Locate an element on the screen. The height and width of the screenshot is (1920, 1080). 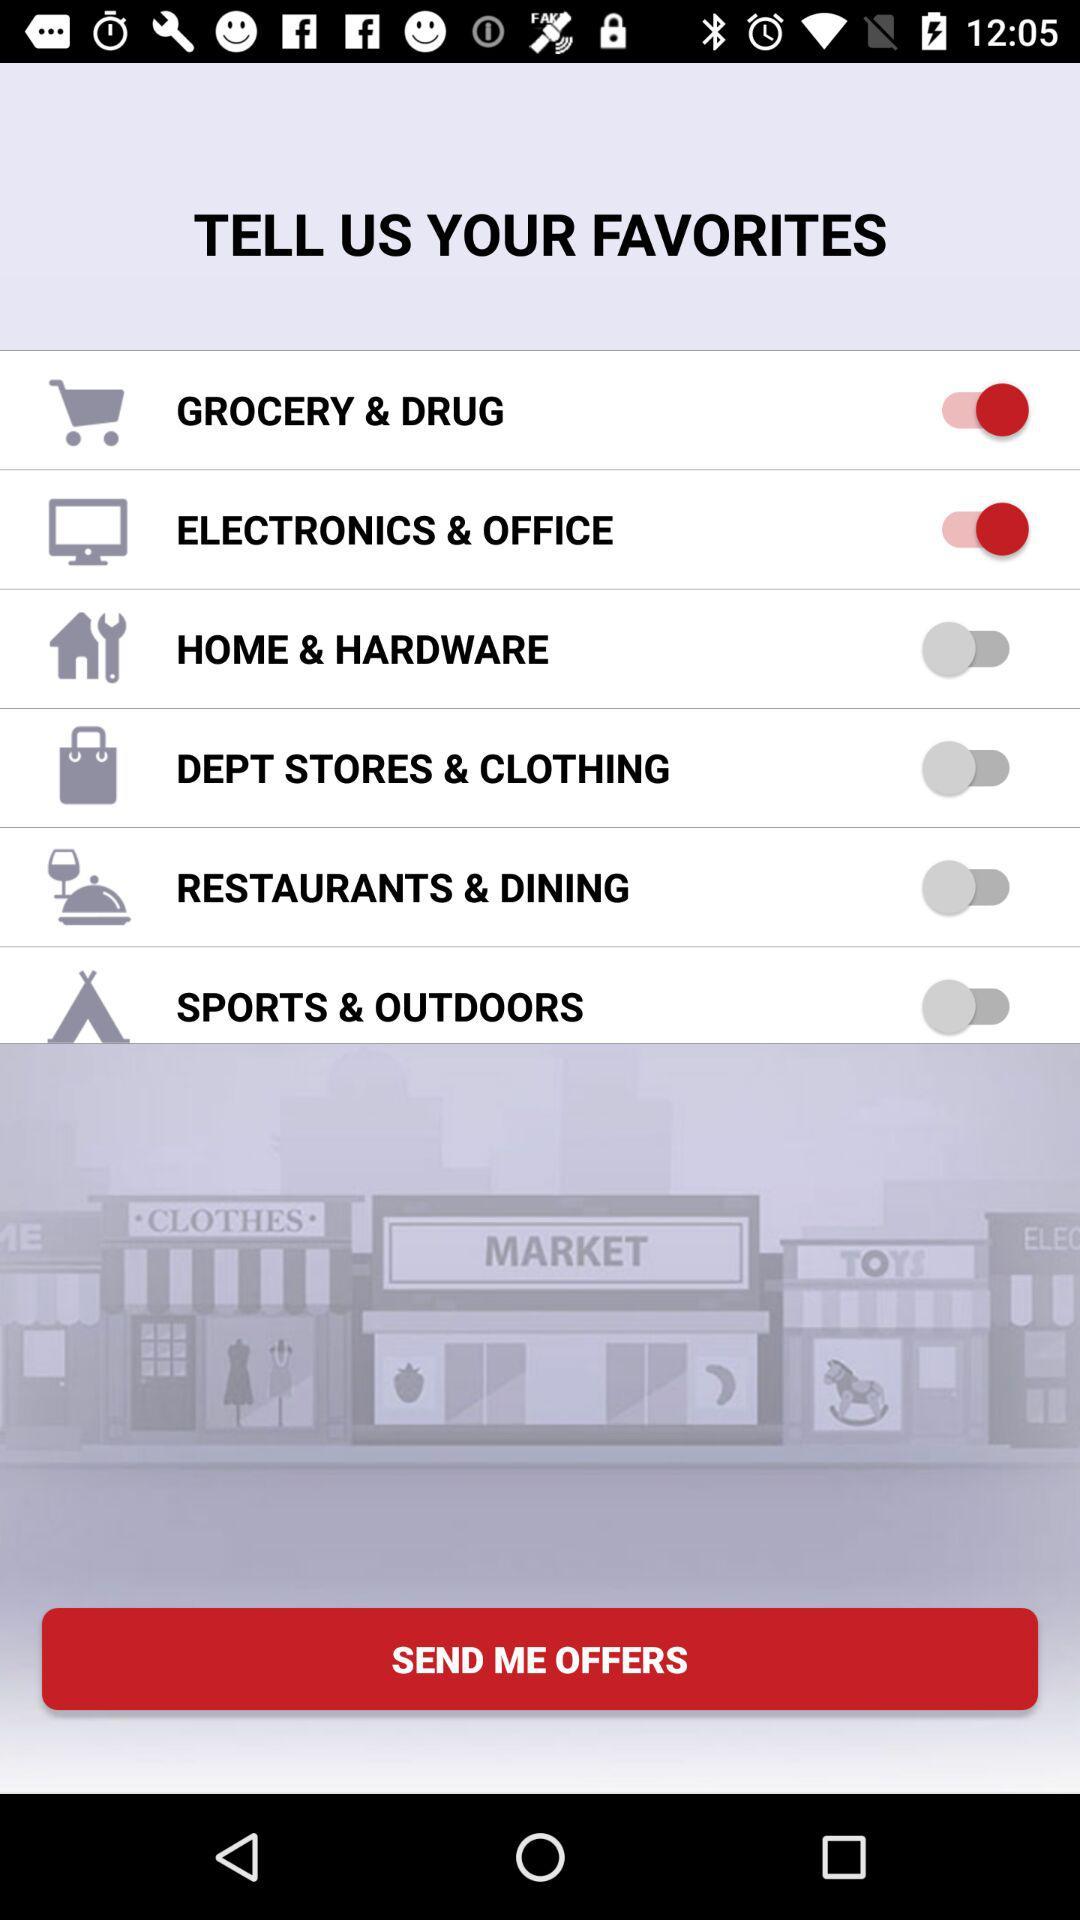
home hardware option is located at coordinates (974, 648).